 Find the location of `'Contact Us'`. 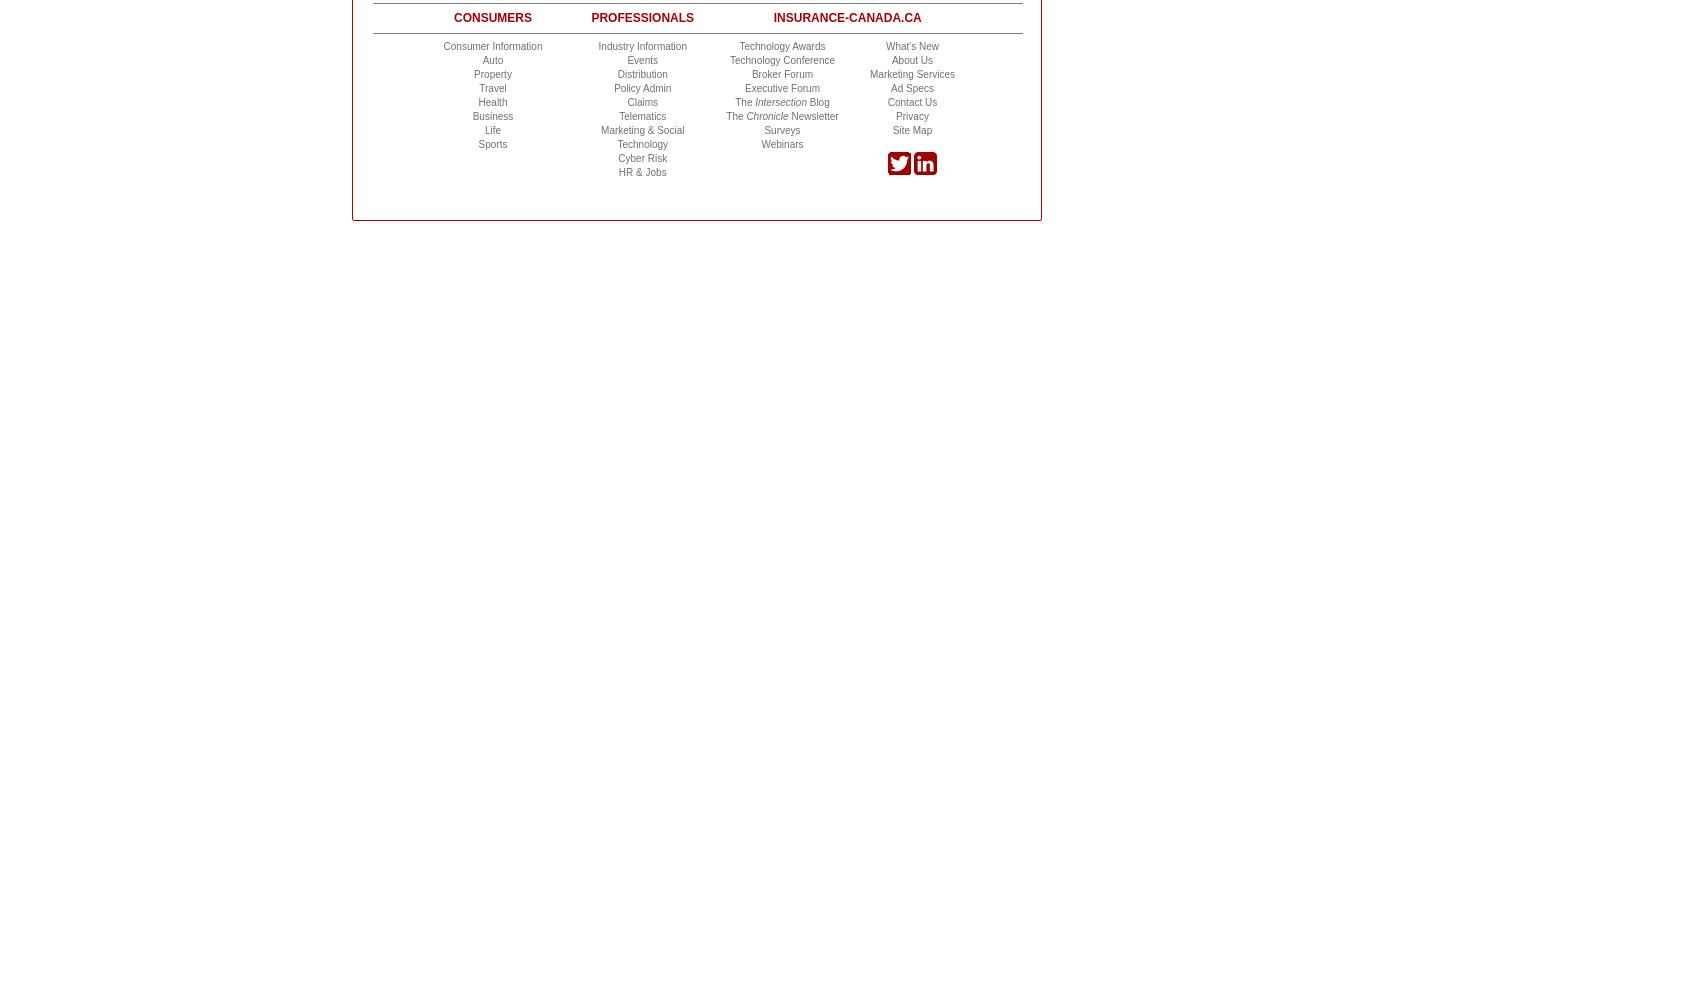

'Contact Us' is located at coordinates (911, 100).